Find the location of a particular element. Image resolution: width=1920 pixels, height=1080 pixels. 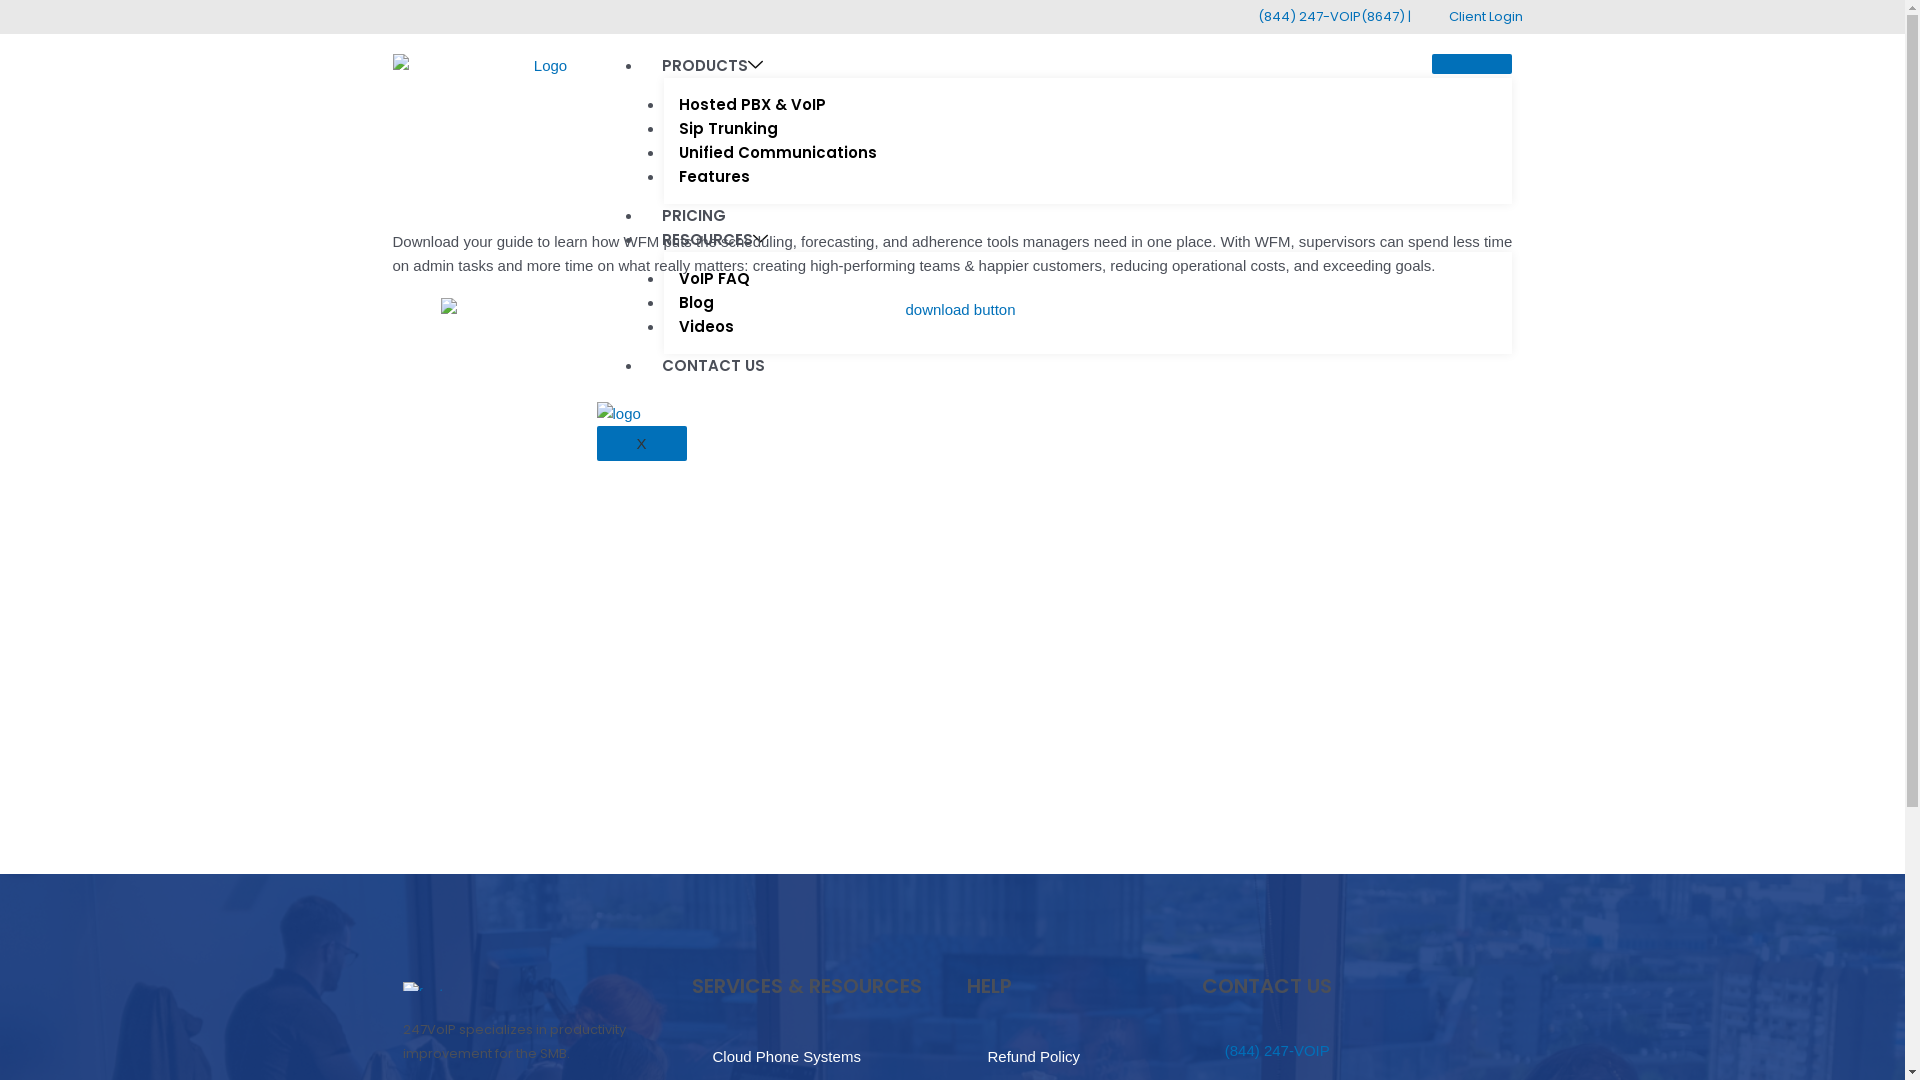

'RESOURCES' is located at coordinates (715, 238).